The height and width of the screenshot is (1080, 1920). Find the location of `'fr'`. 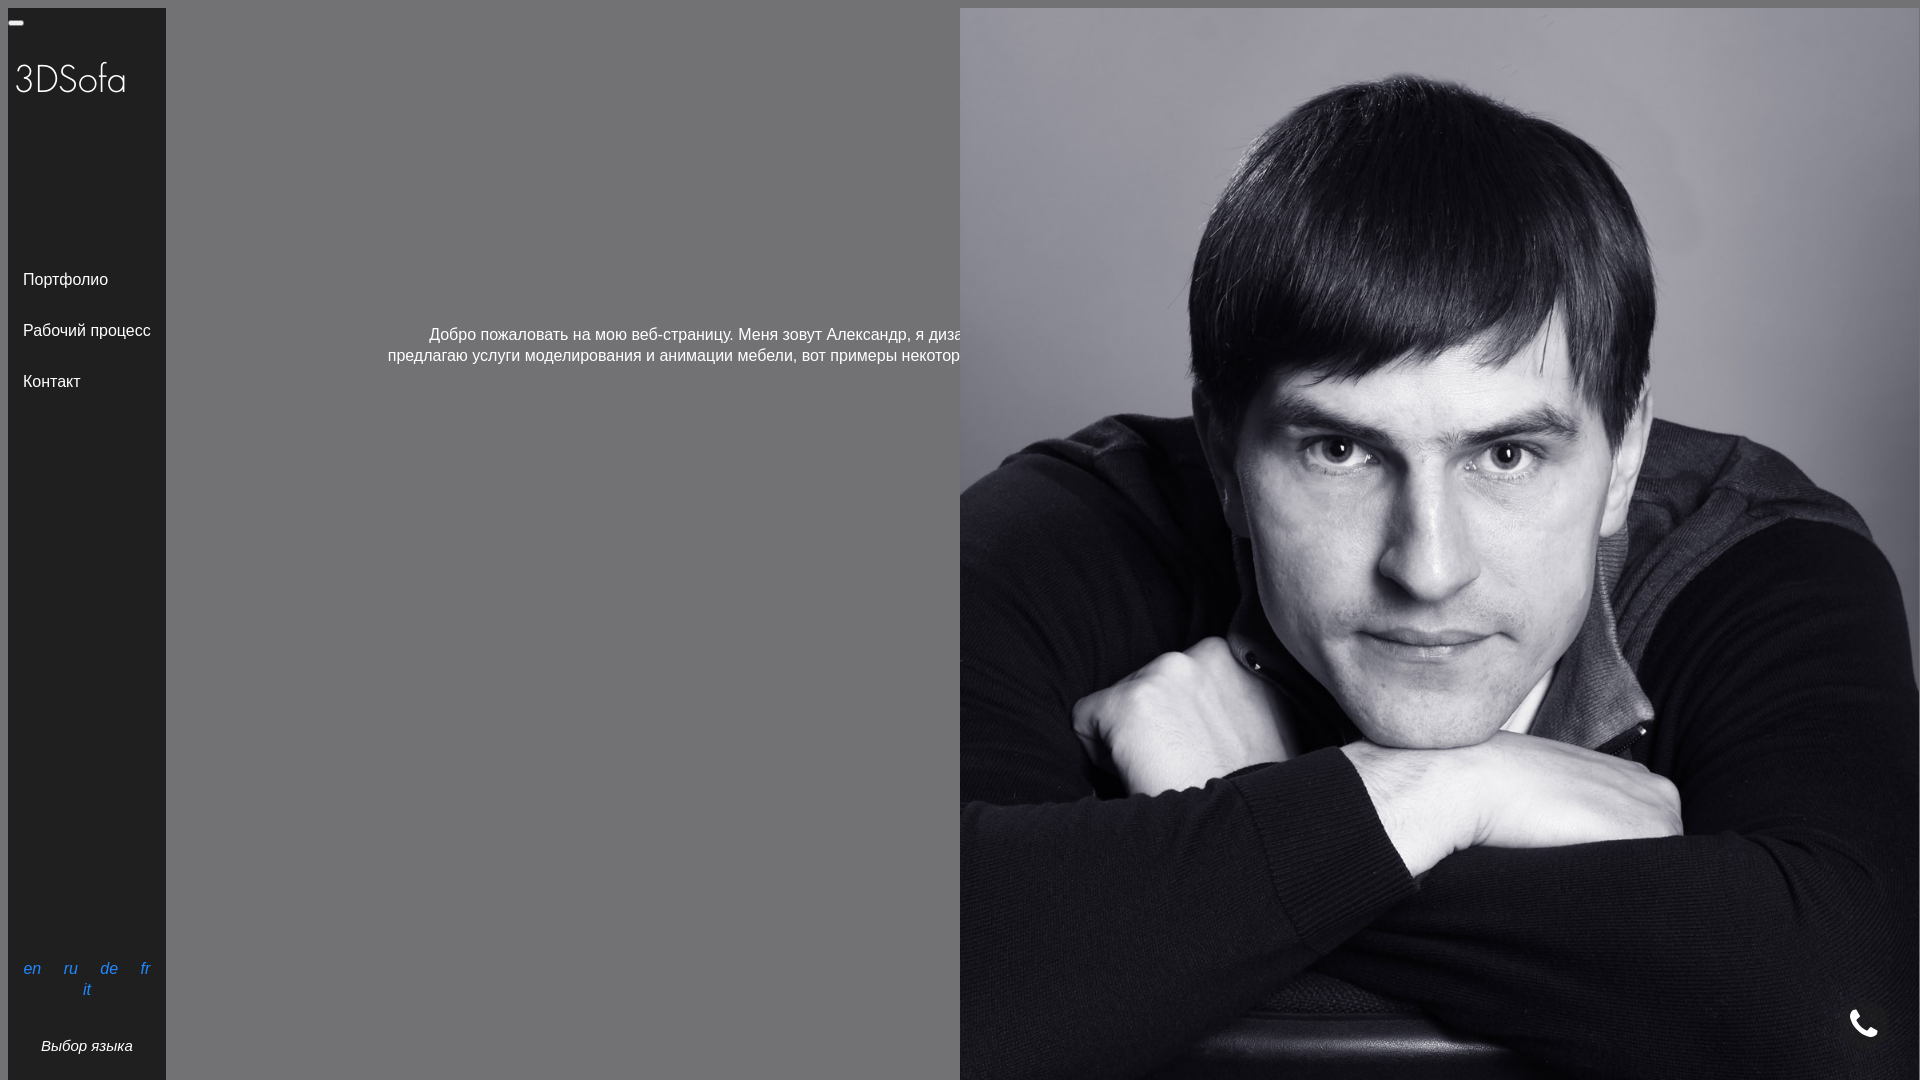

'fr' is located at coordinates (144, 967).